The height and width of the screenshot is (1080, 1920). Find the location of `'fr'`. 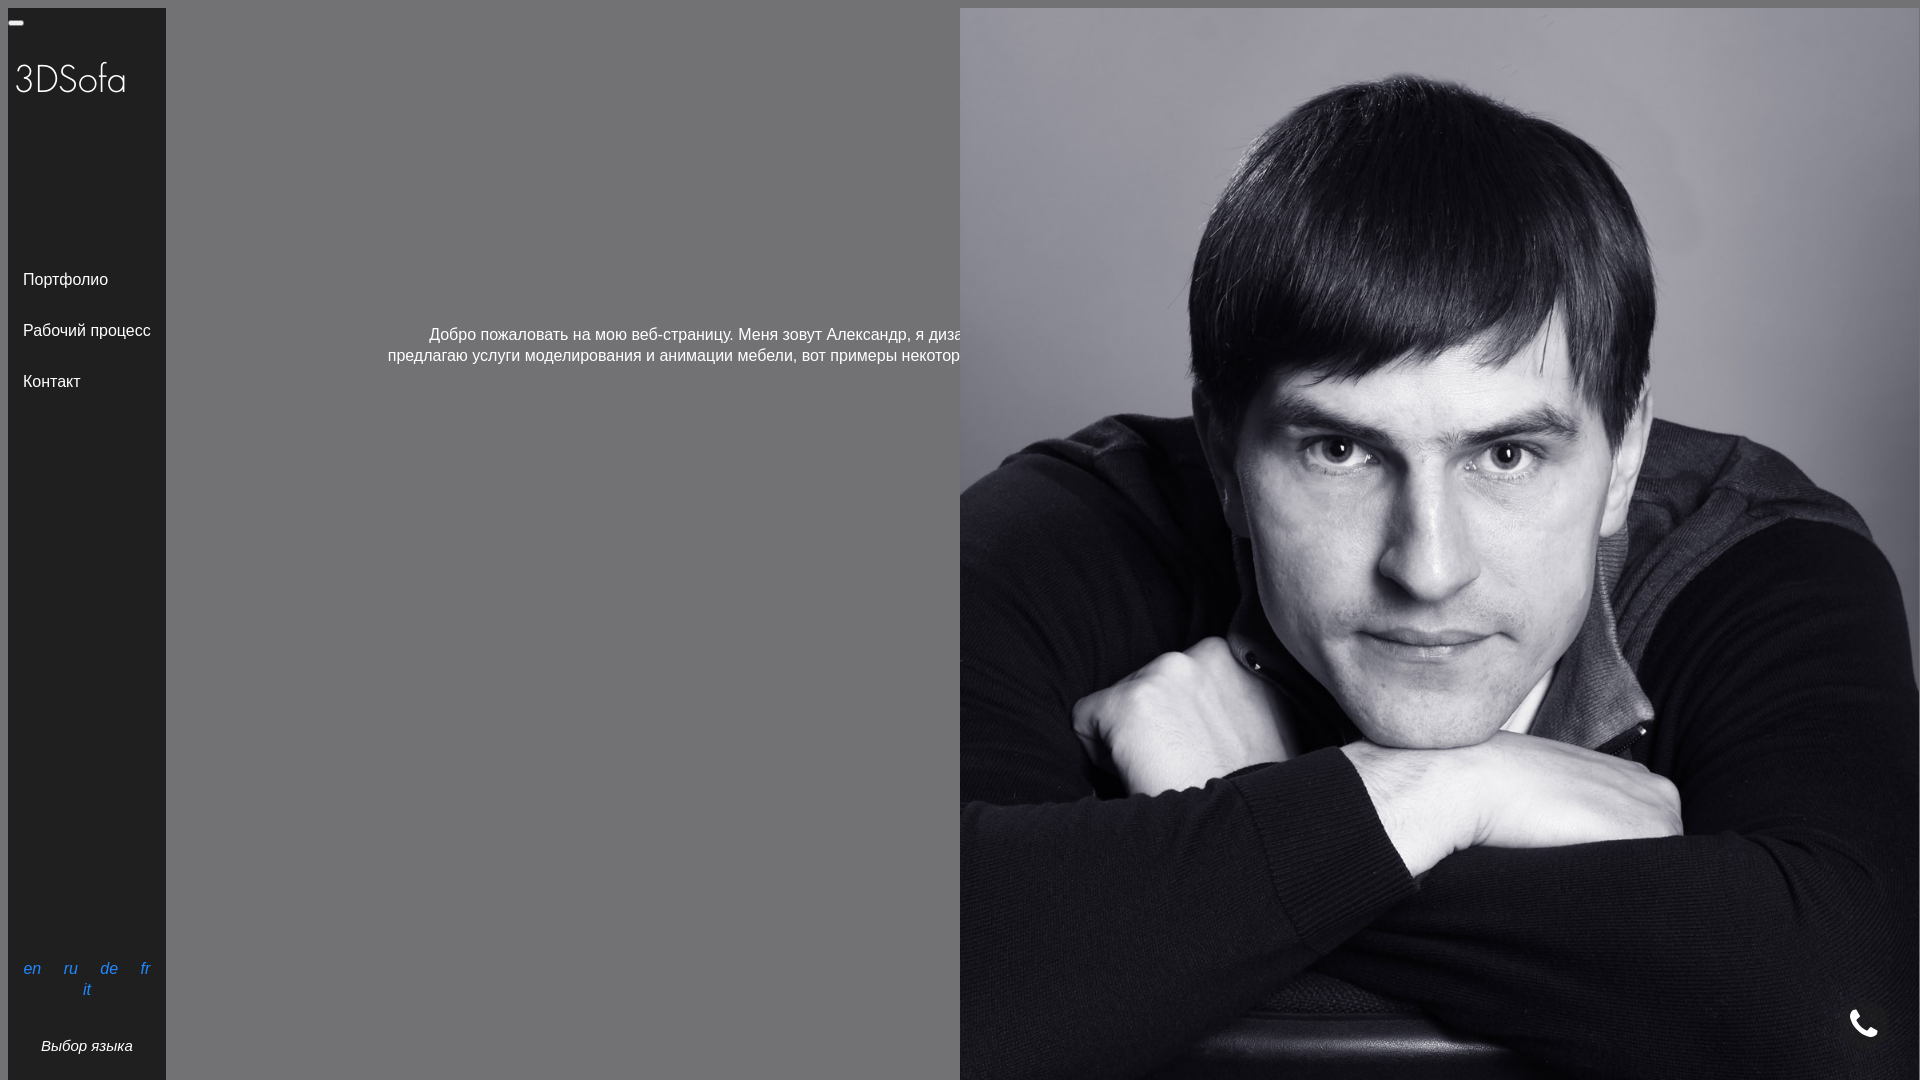

'fr' is located at coordinates (144, 967).